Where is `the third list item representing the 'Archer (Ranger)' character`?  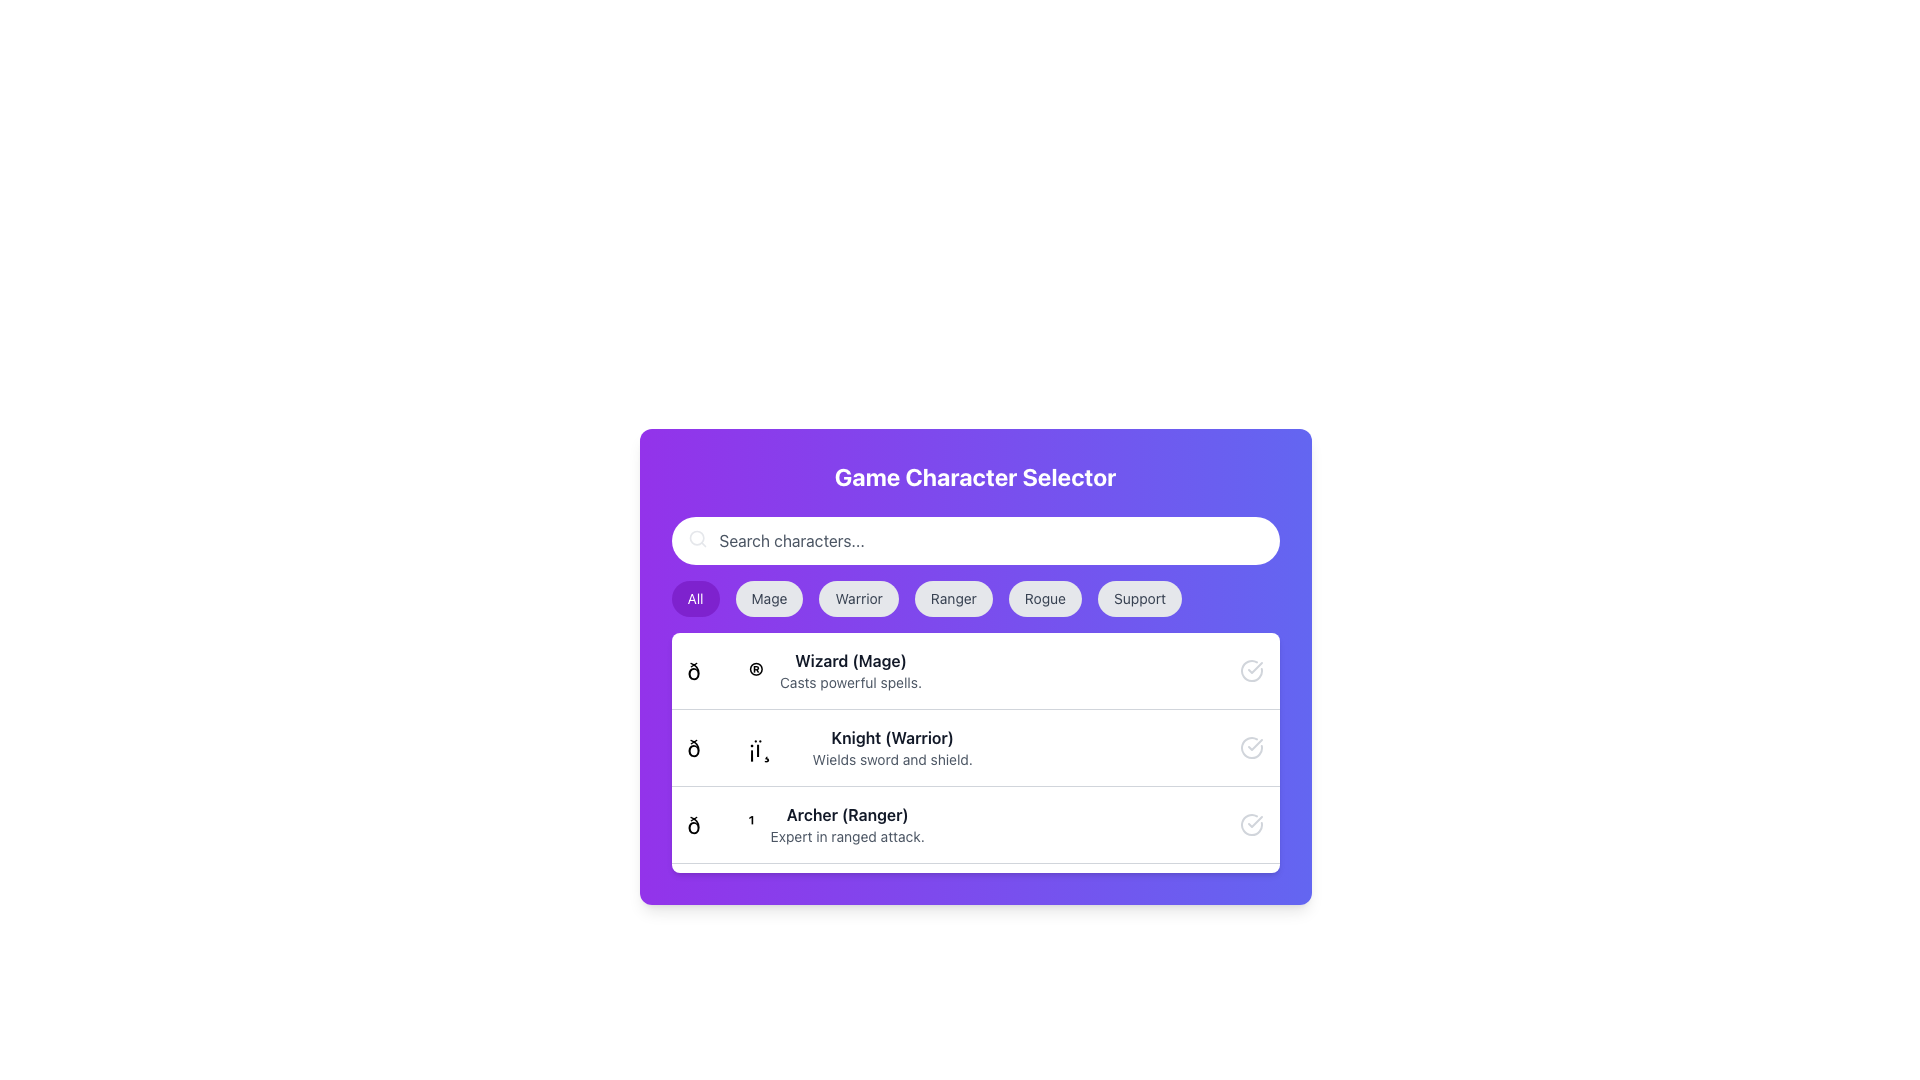
the third list item representing the 'Archer (Ranger)' character is located at coordinates (806, 825).